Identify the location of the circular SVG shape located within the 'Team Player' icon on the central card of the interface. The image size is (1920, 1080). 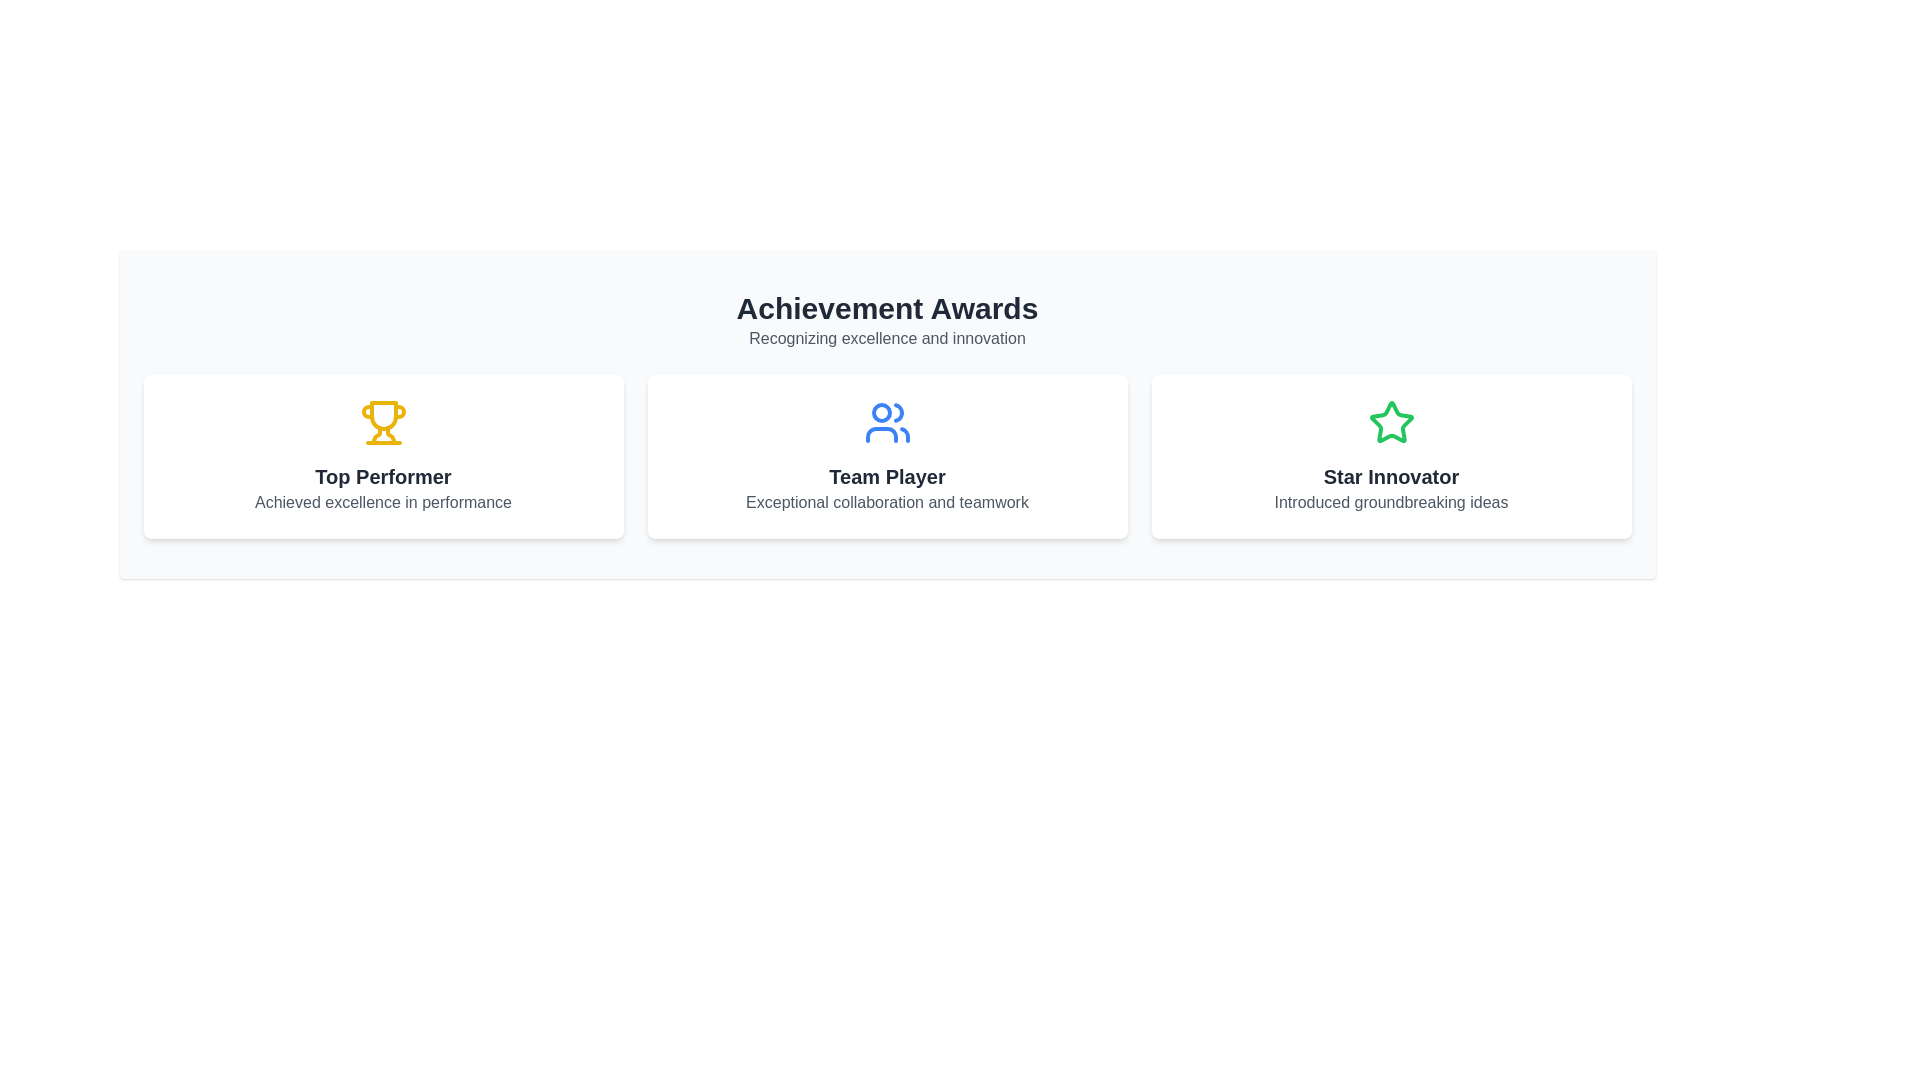
(880, 411).